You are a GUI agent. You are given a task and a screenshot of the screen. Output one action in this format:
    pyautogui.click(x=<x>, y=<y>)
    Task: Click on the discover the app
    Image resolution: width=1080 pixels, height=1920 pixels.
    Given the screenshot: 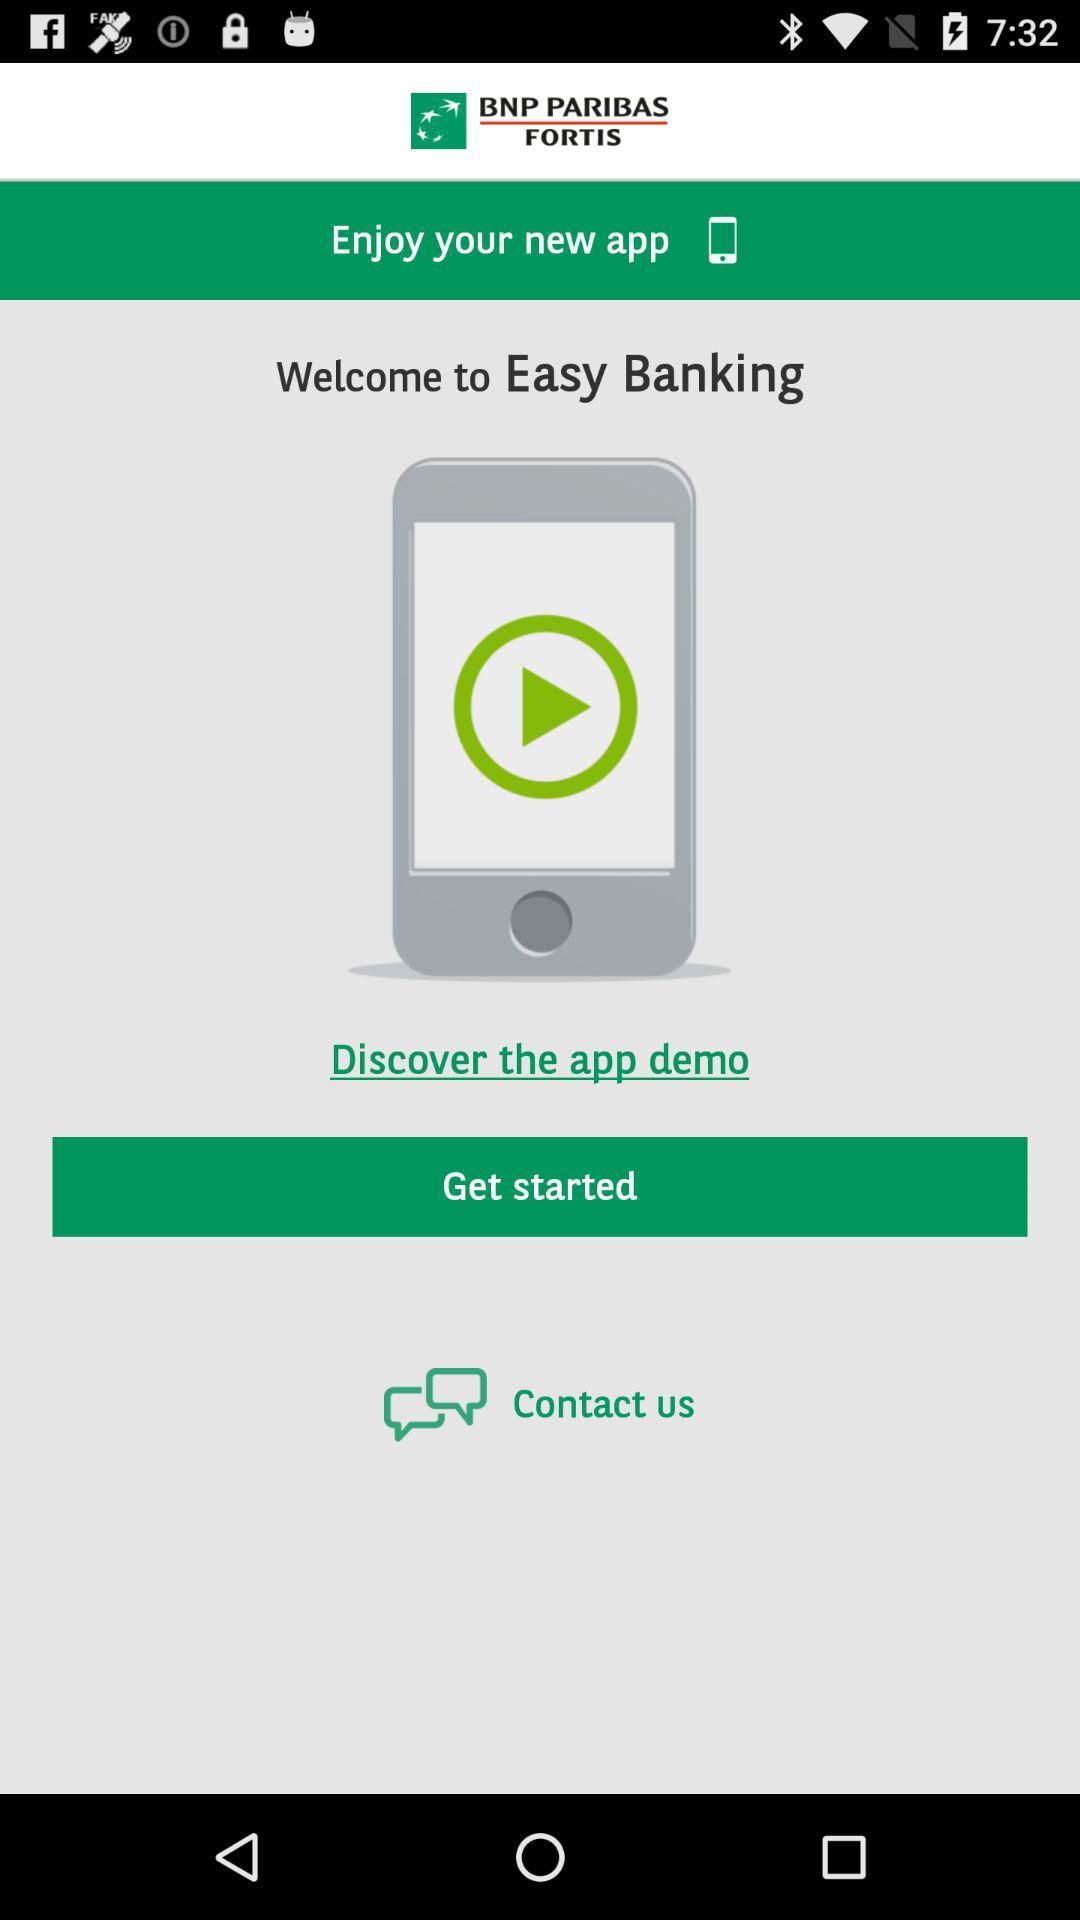 What is the action you would take?
    pyautogui.click(x=538, y=1033)
    